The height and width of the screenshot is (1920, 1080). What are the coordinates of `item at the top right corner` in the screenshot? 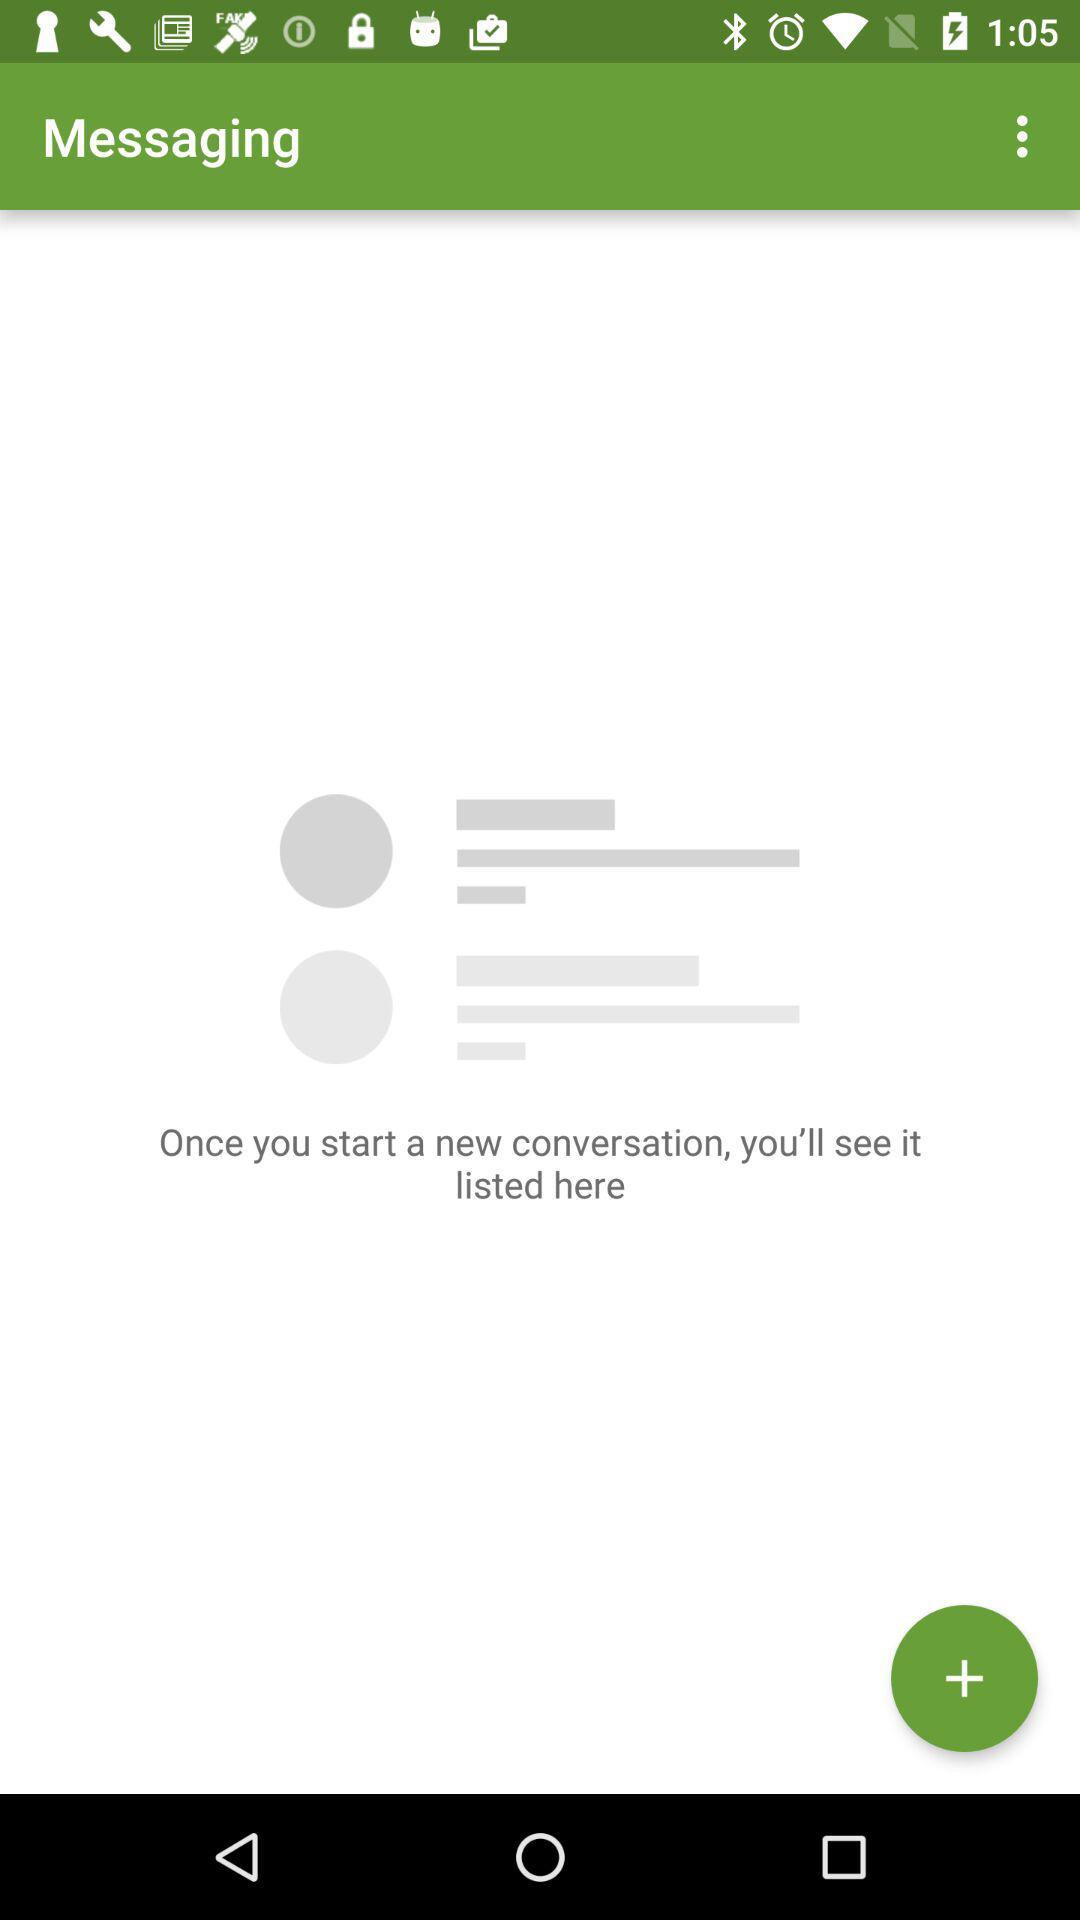 It's located at (1027, 135).